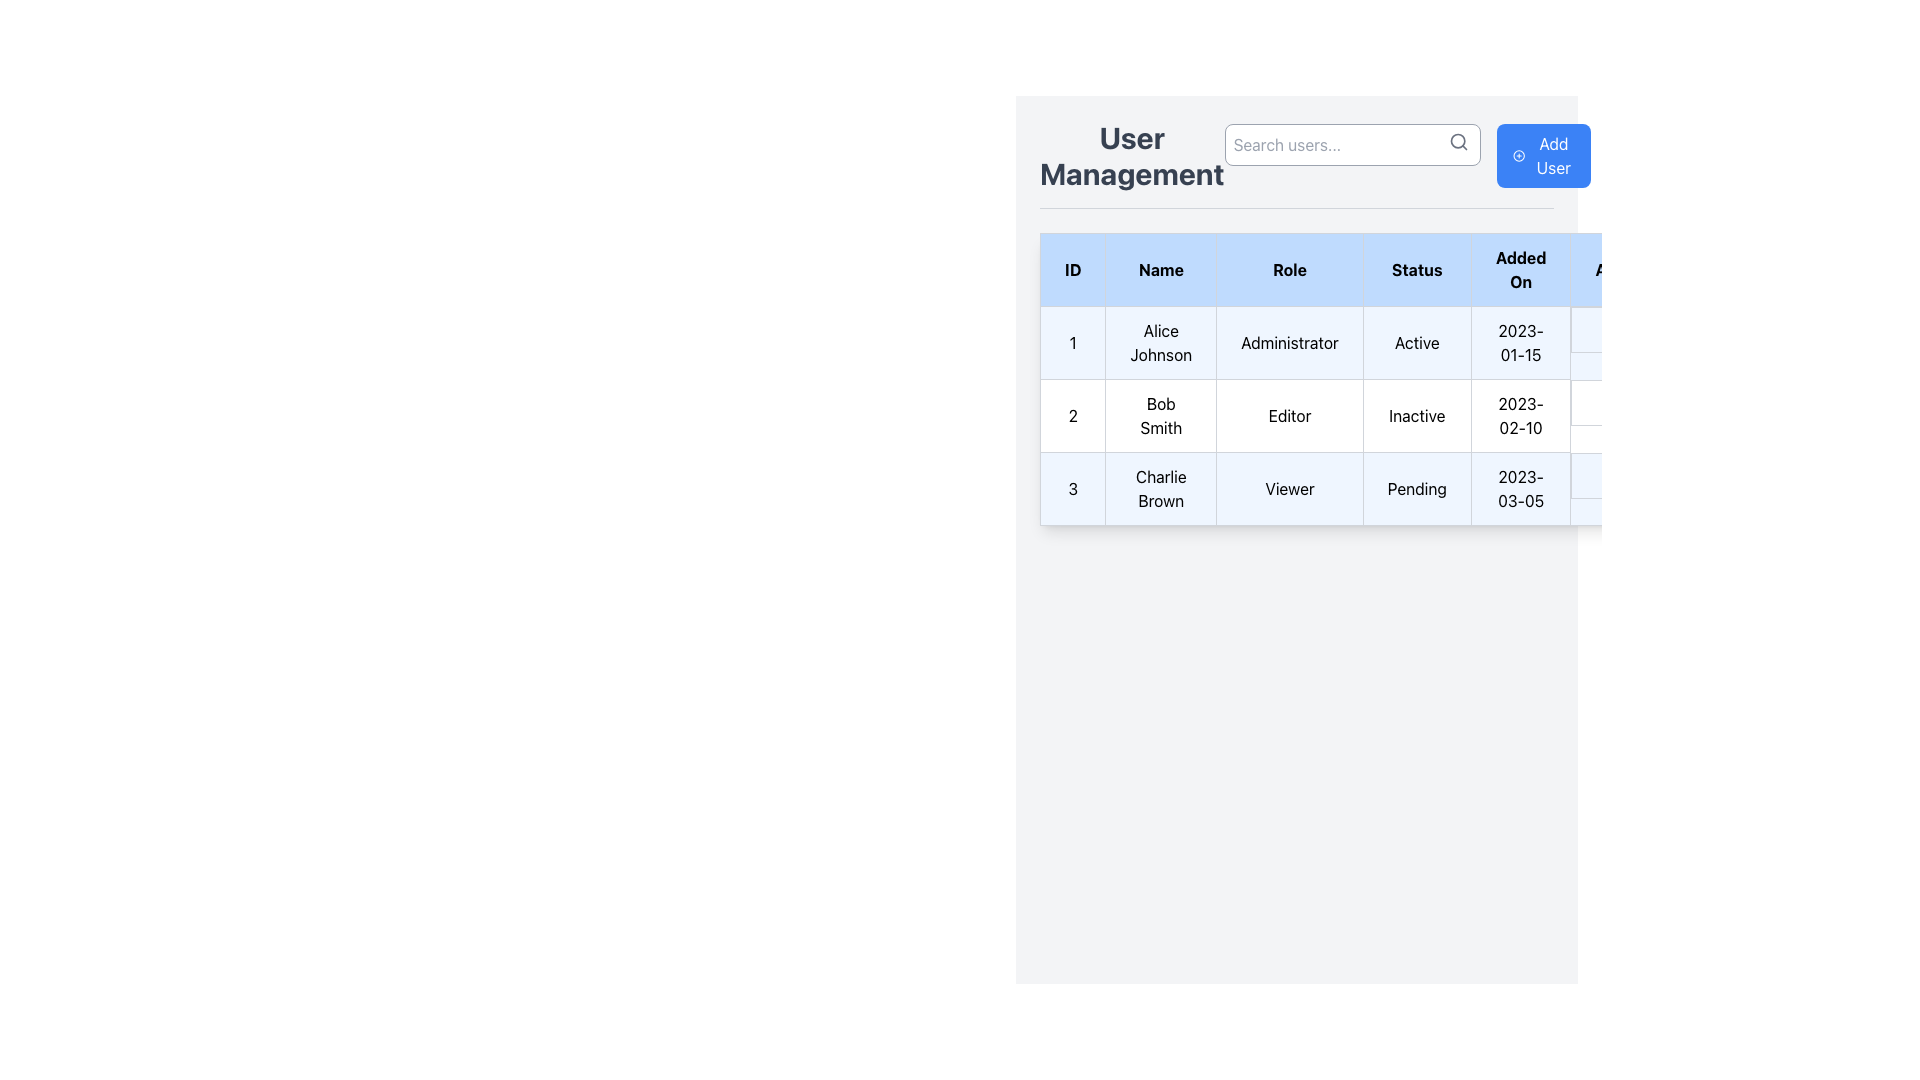 This screenshot has height=1080, width=1920. I want to click on the text input field located in the top-right section of the User Management area to focus and start typing a query, so click(1406, 154).